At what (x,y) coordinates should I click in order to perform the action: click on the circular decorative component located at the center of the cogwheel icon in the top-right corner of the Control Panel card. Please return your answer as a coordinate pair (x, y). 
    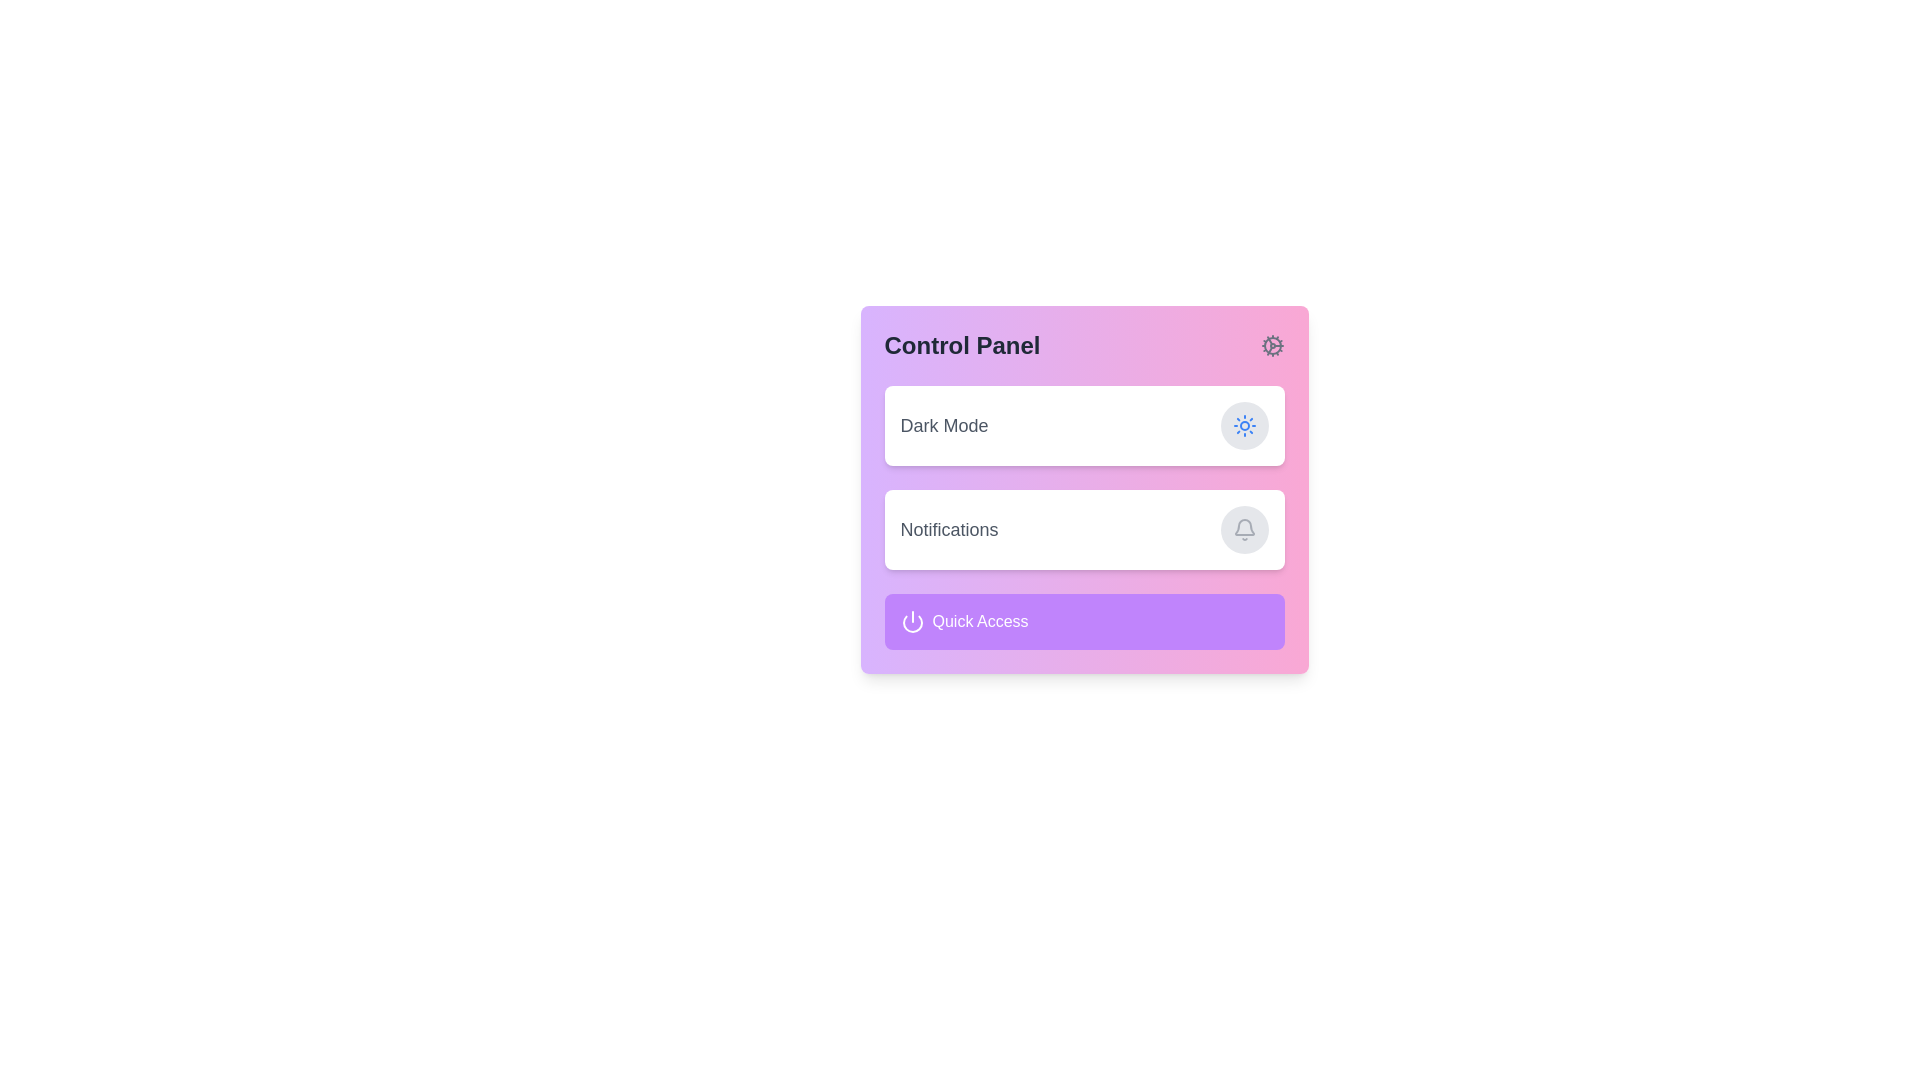
    Looking at the image, I should click on (1271, 345).